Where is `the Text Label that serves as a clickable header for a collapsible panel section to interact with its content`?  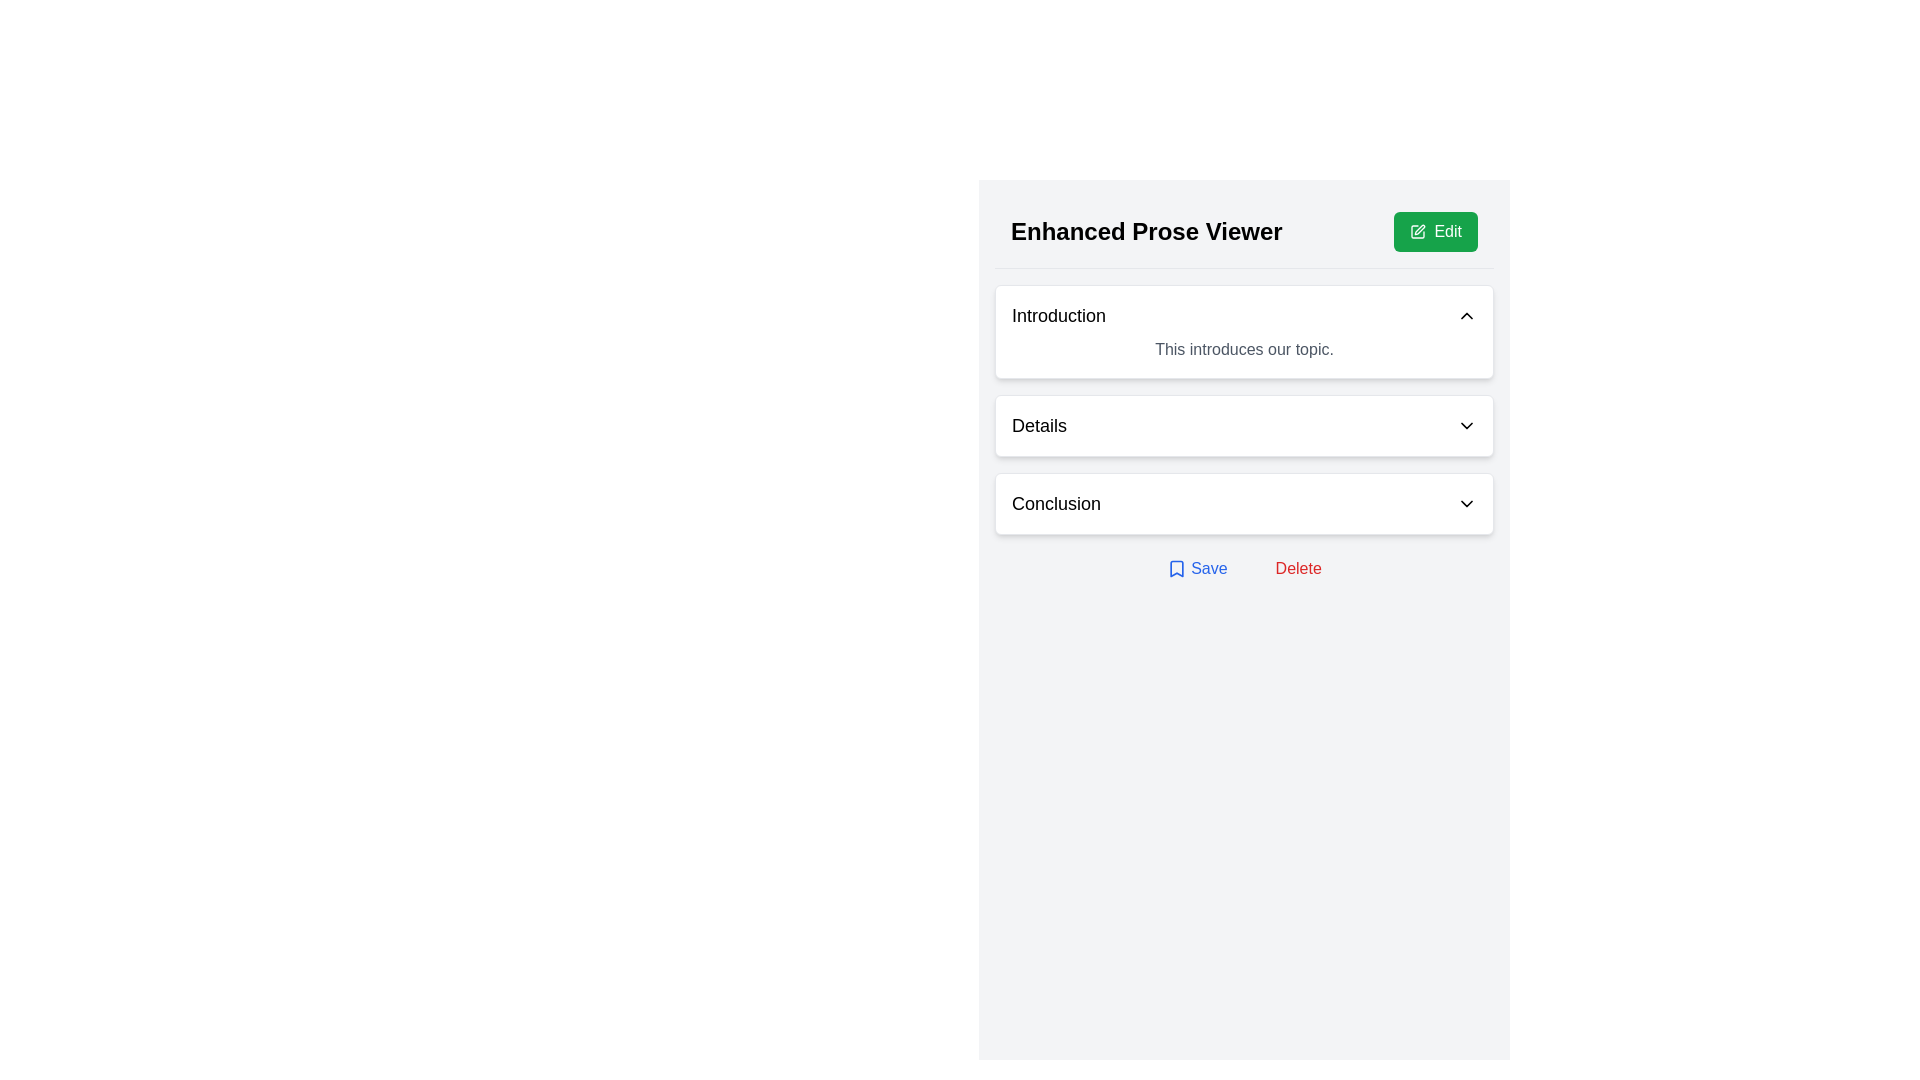 the Text Label that serves as a clickable header for a collapsible panel section to interact with its content is located at coordinates (1058, 315).